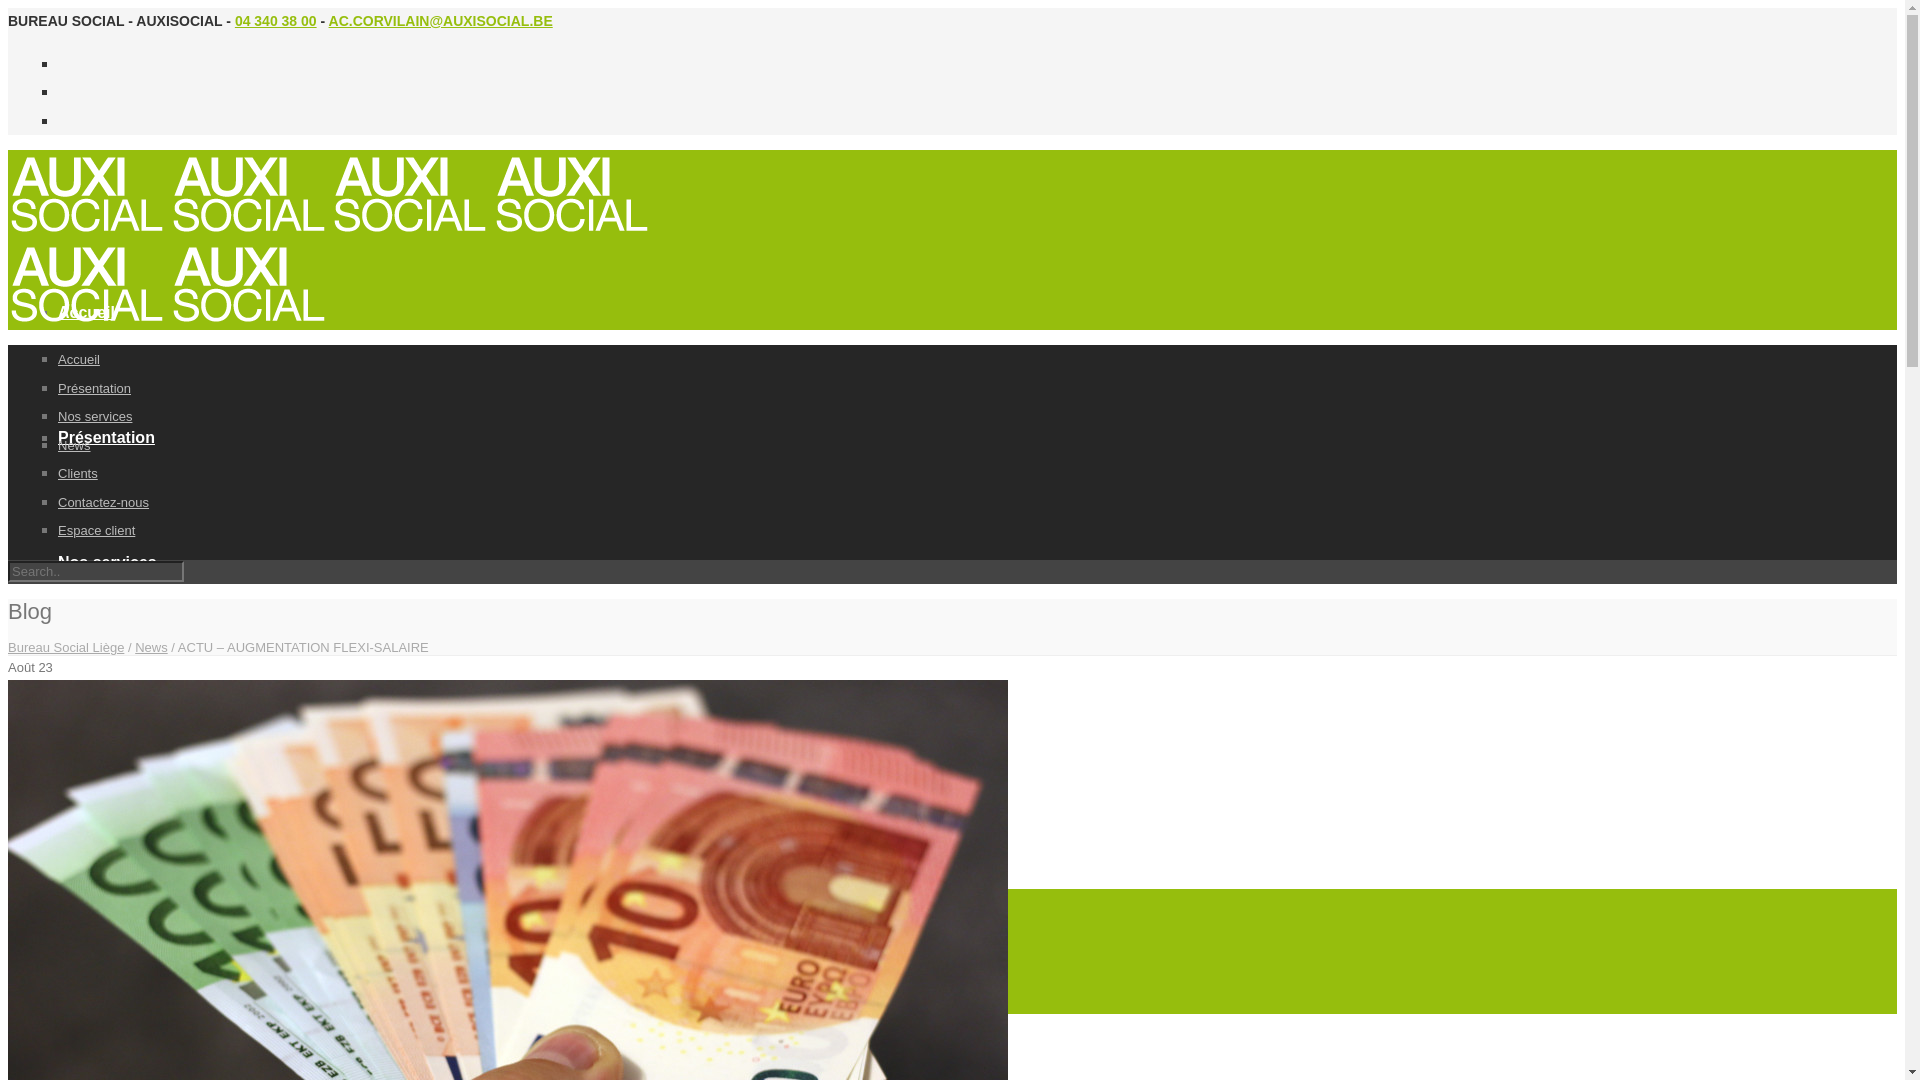  I want to click on 'News', so click(78, 686).